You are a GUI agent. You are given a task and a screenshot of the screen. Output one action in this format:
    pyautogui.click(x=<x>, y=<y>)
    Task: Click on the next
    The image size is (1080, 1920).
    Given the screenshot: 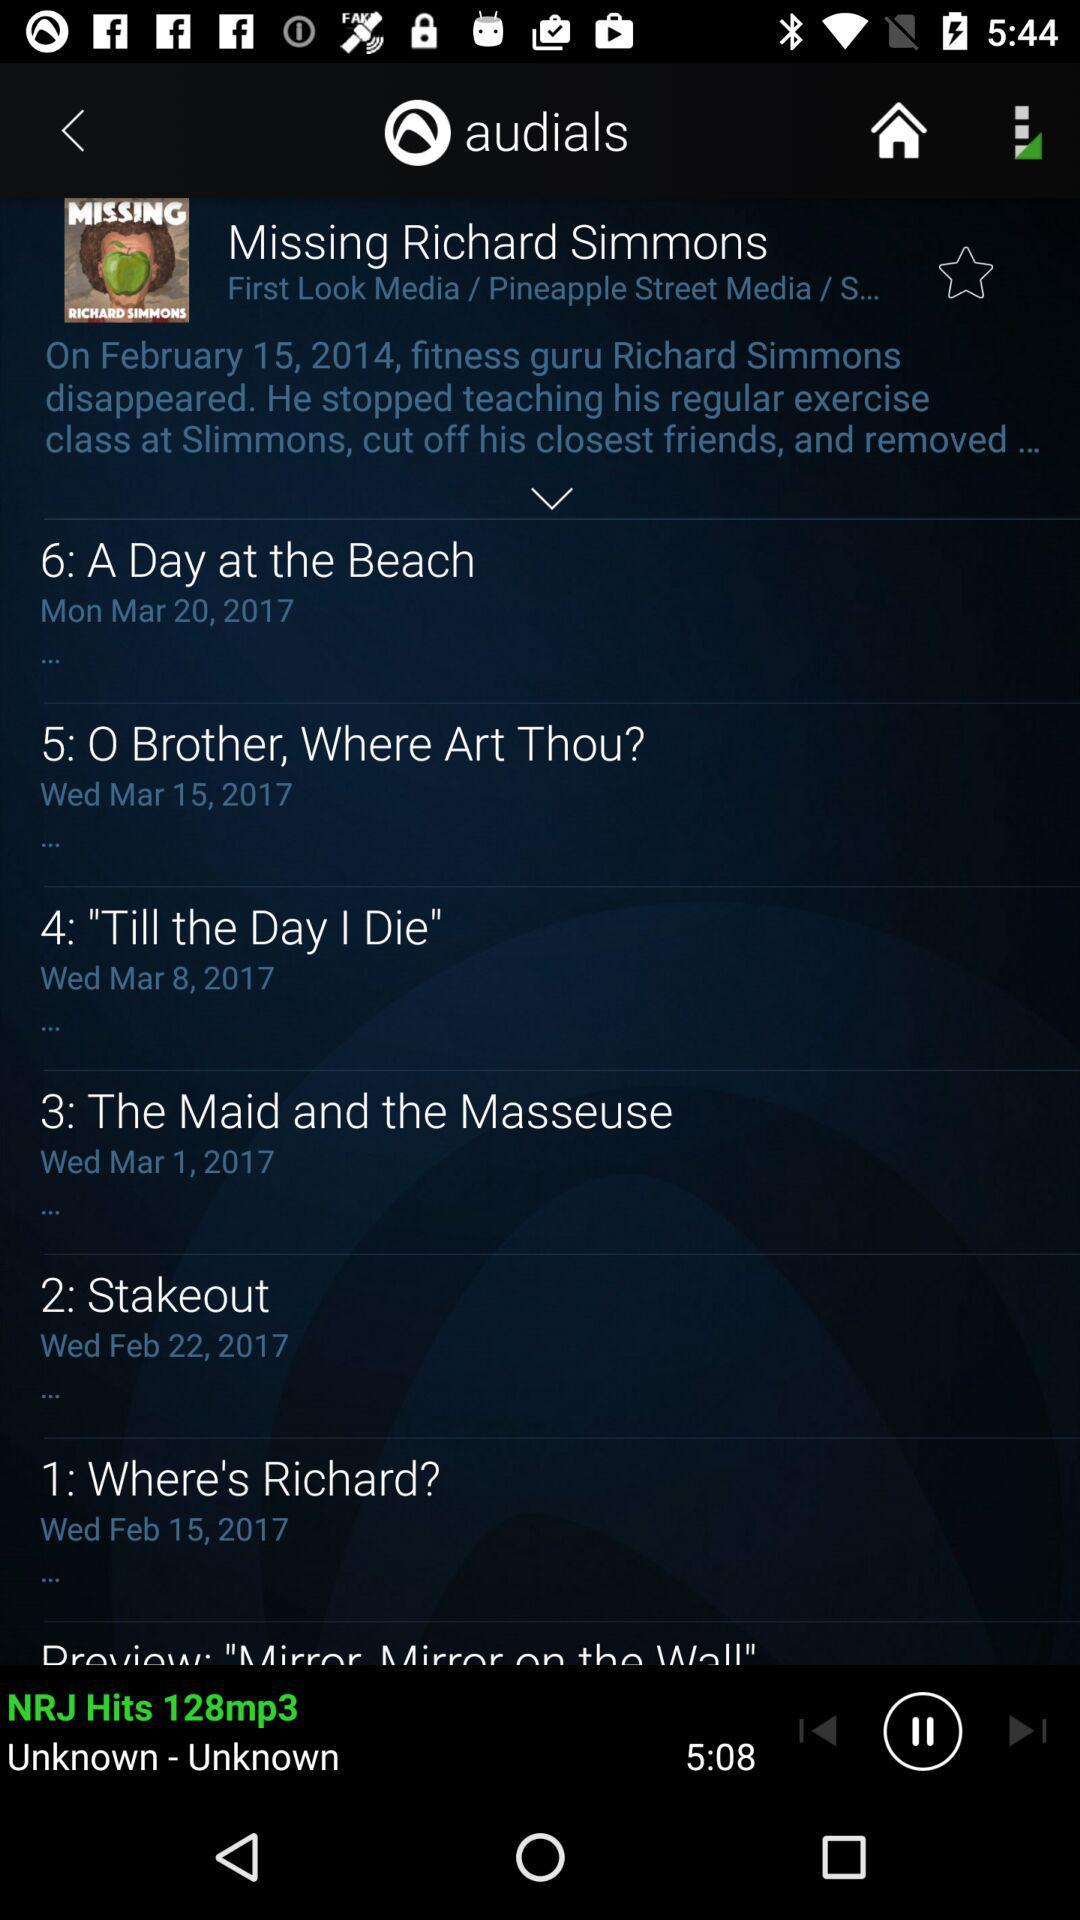 What is the action you would take?
    pyautogui.click(x=1027, y=1730)
    